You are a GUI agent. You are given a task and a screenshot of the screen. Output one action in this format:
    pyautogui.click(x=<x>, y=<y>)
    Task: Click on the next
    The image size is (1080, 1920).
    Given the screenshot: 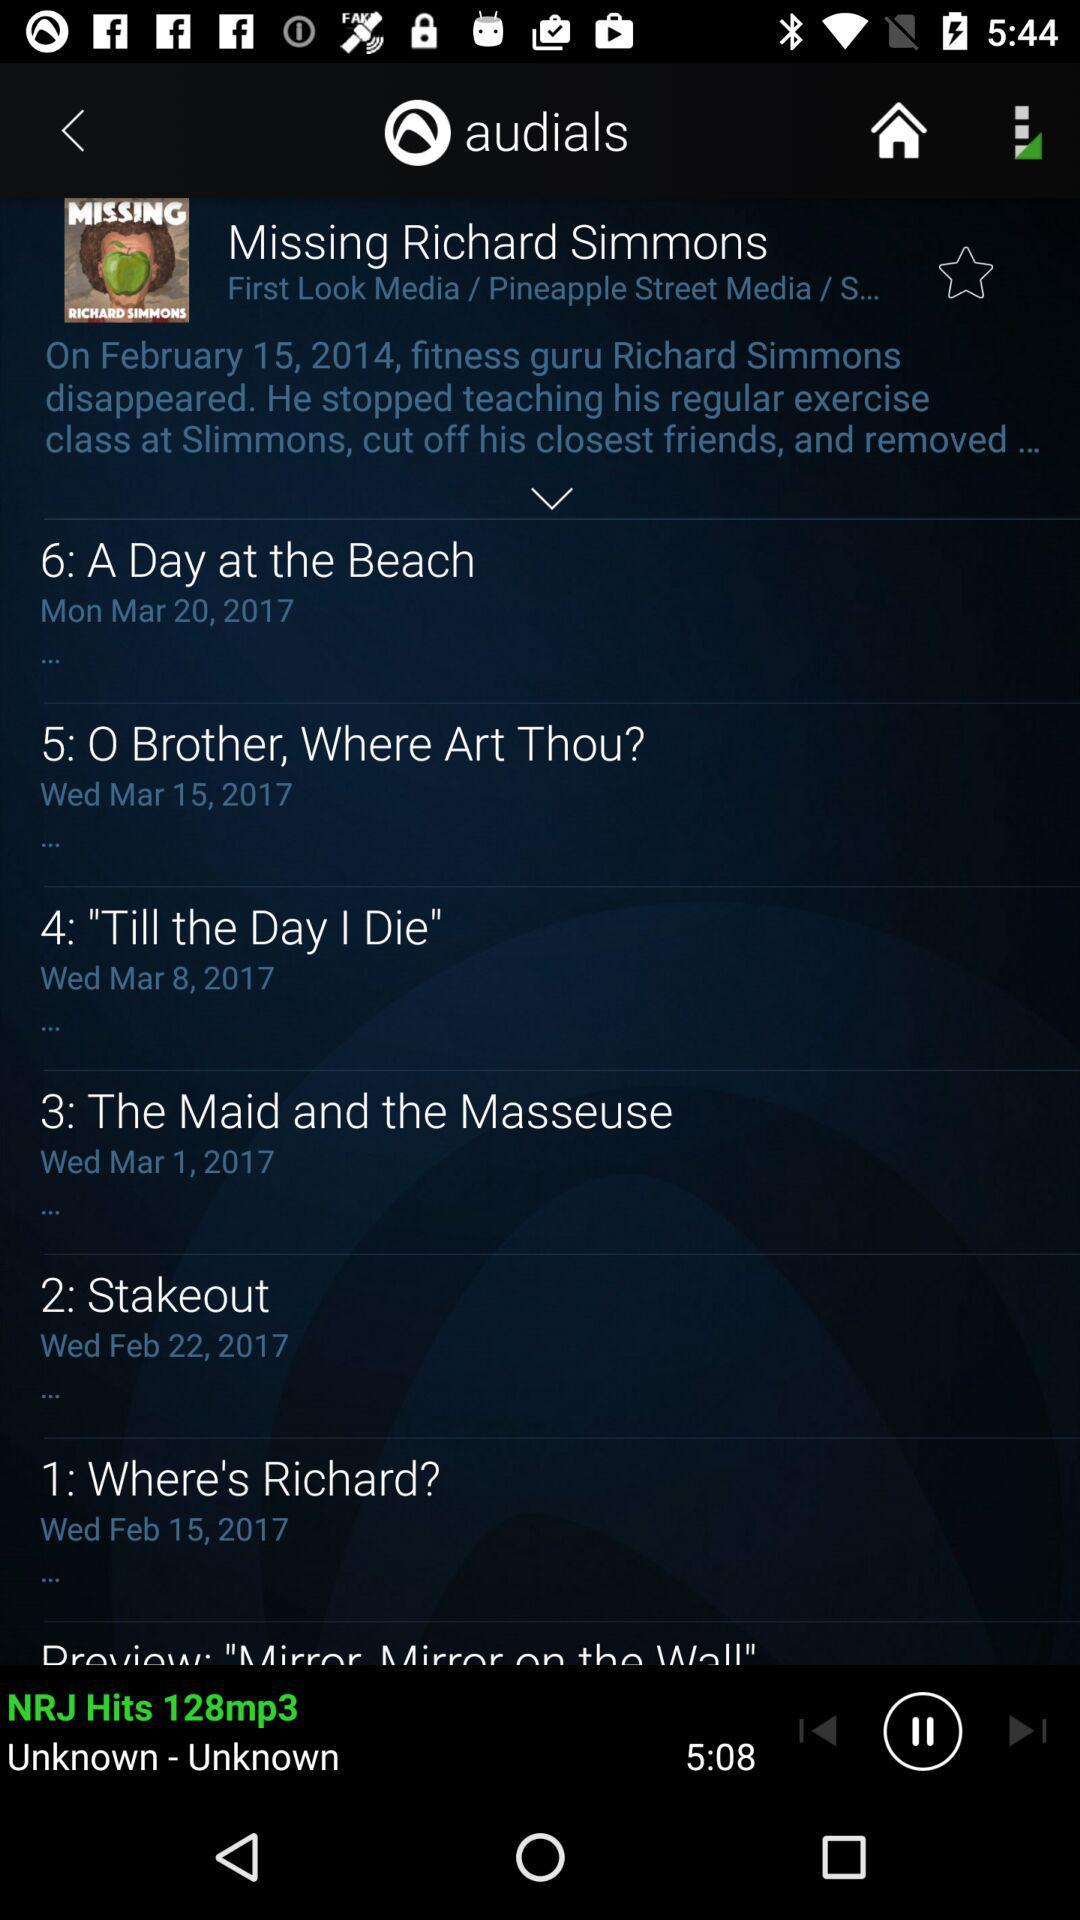 What is the action you would take?
    pyautogui.click(x=1027, y=1730)
    